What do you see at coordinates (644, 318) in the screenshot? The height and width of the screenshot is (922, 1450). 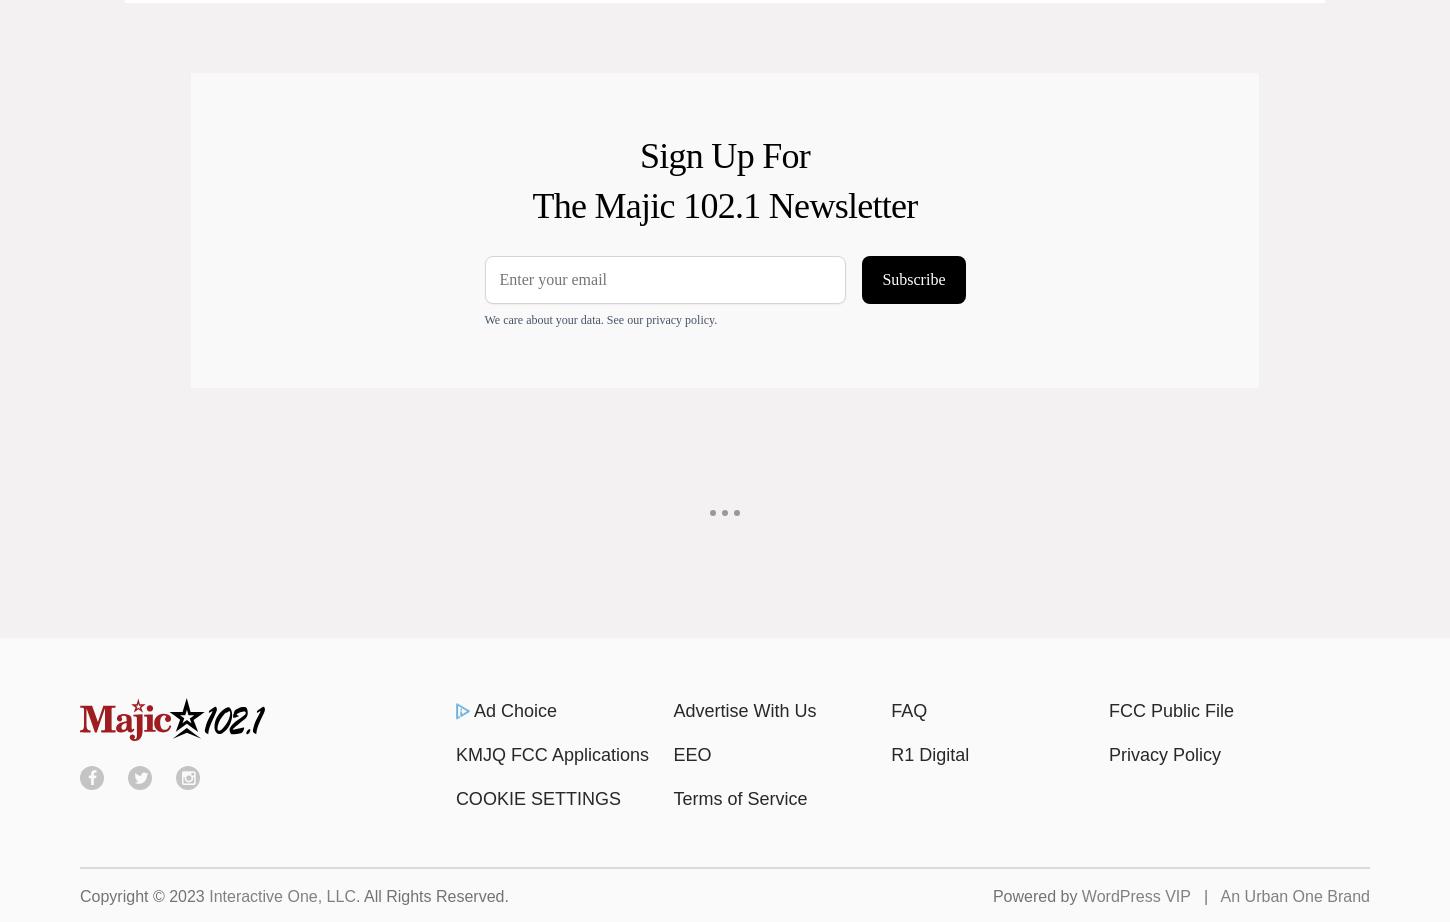 I see `'privacy policy'` at bounding box center [644, 318].